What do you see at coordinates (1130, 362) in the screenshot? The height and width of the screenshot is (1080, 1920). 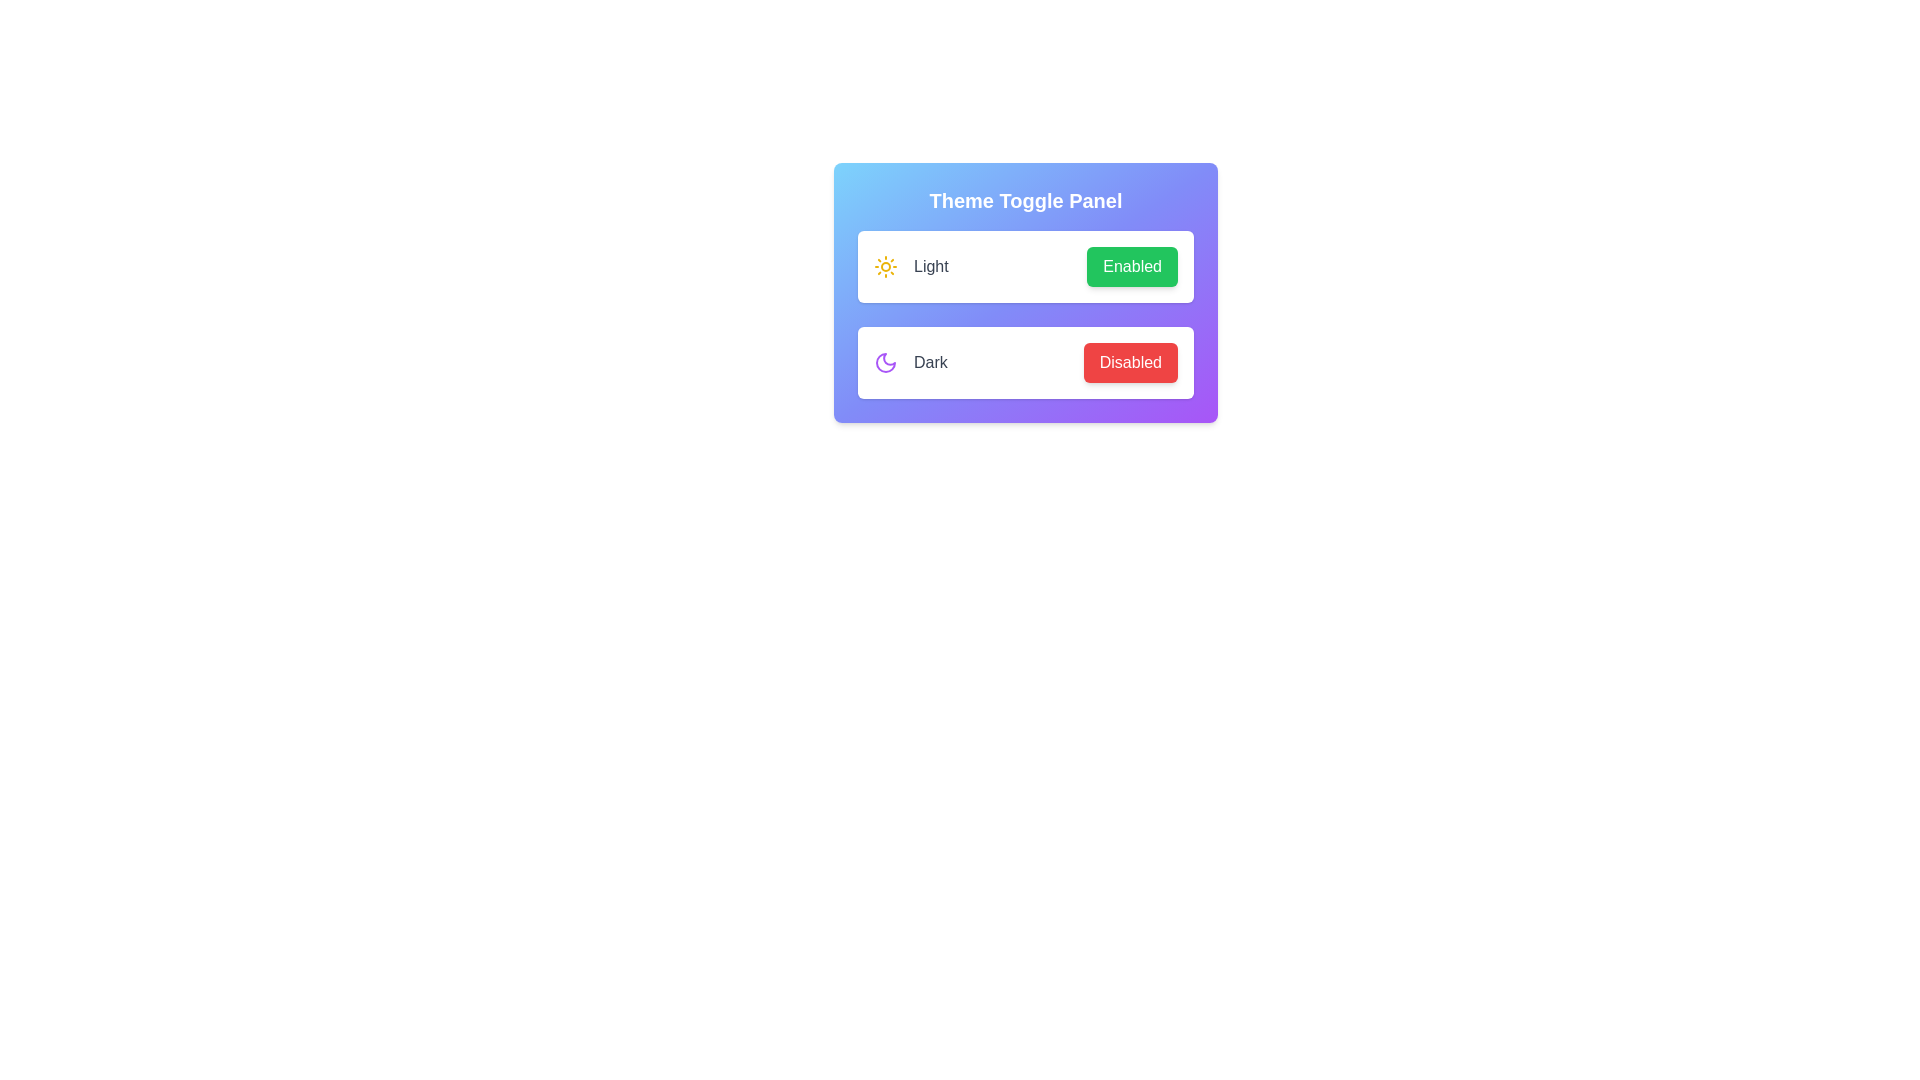 I see `button to toggle the theme state for dark` at bounding box center [1130, 362].